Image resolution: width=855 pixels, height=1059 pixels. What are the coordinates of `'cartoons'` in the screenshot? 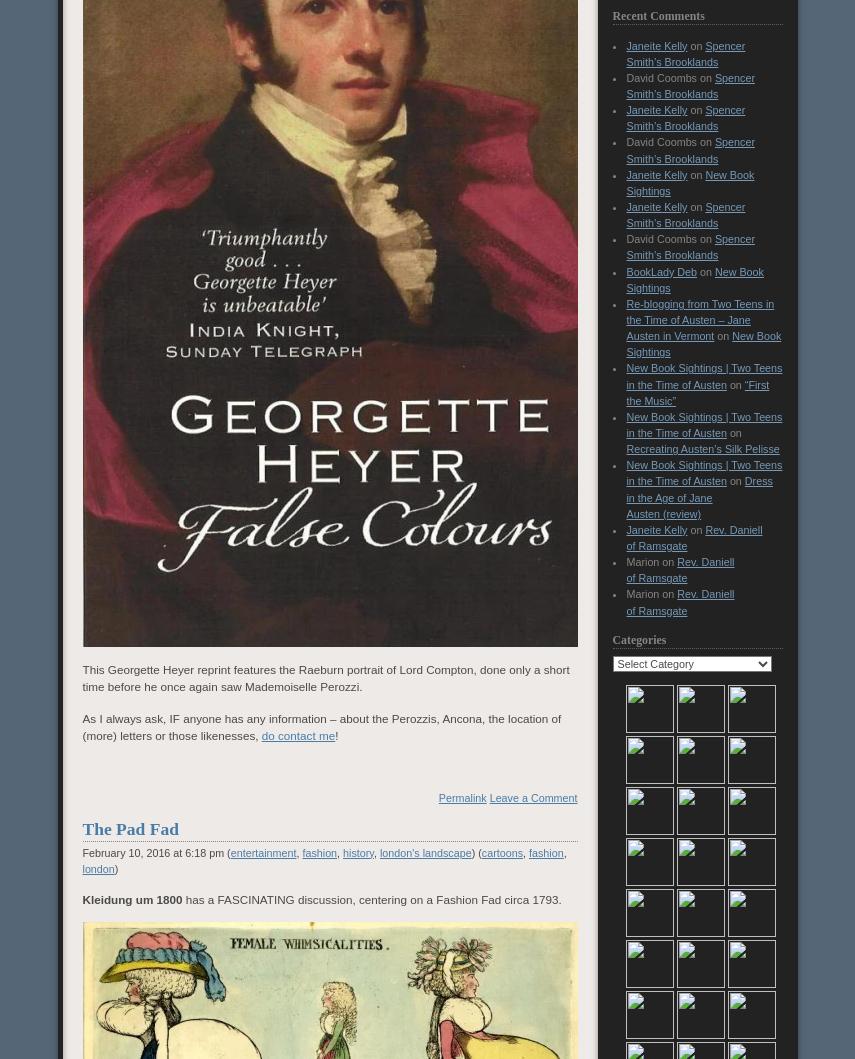 It's located at (500, 851).